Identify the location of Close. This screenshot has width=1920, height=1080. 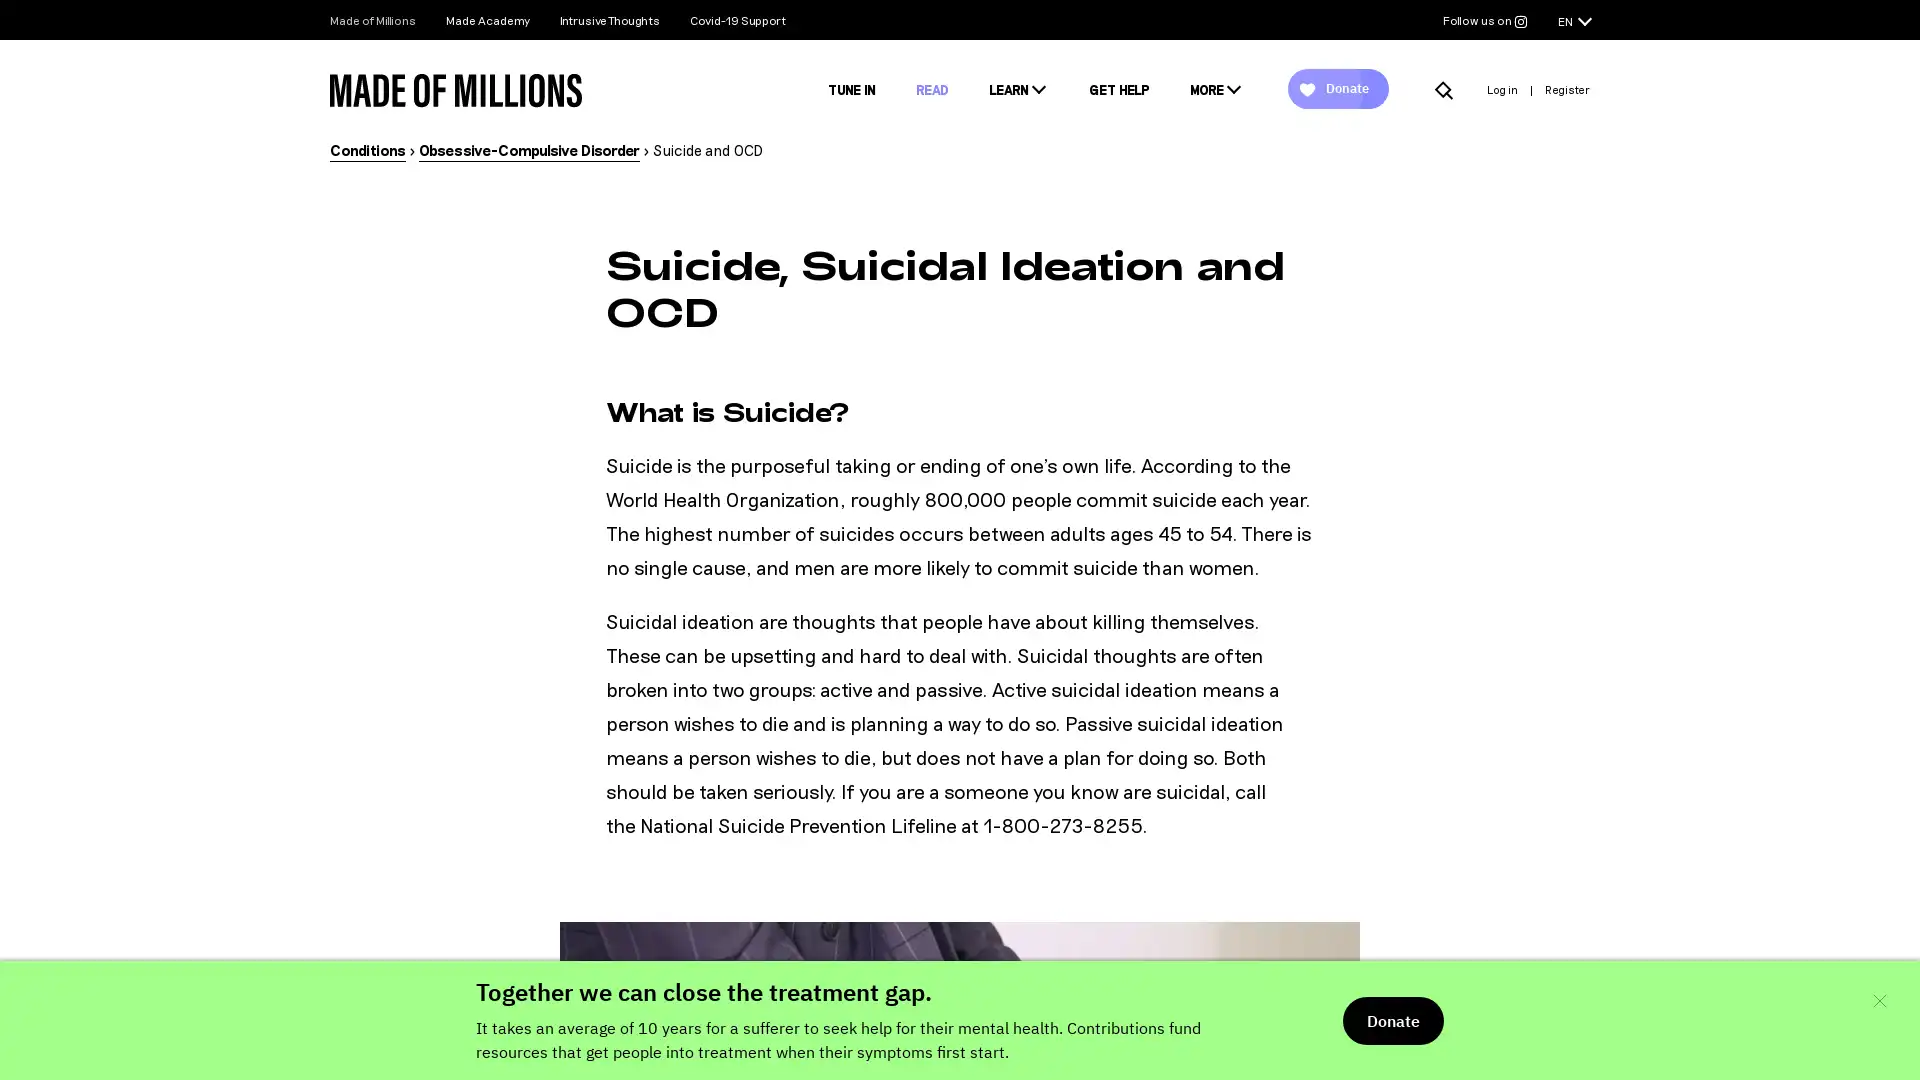
(1291, 187).